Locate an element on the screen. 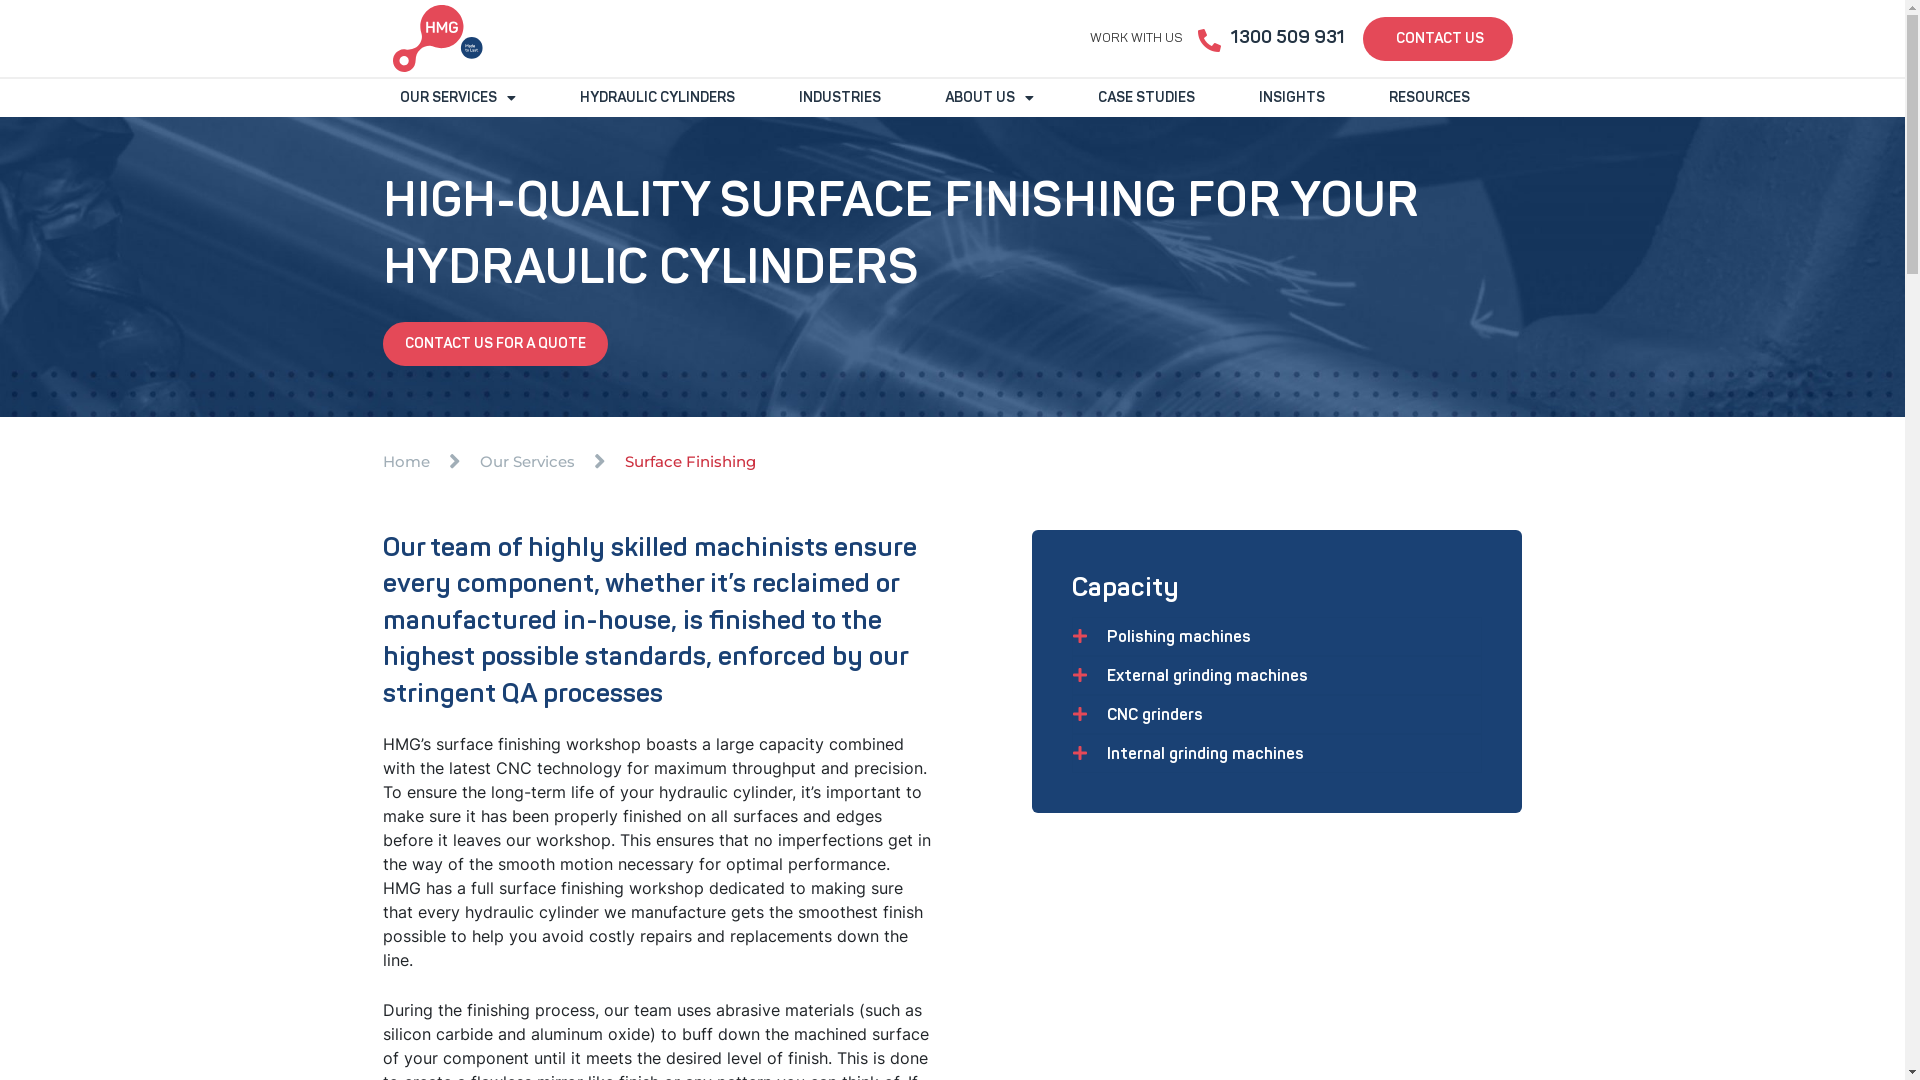 The image size is (1920, 1080). 'CONTACT US' is located at coordinates (1361, 38).